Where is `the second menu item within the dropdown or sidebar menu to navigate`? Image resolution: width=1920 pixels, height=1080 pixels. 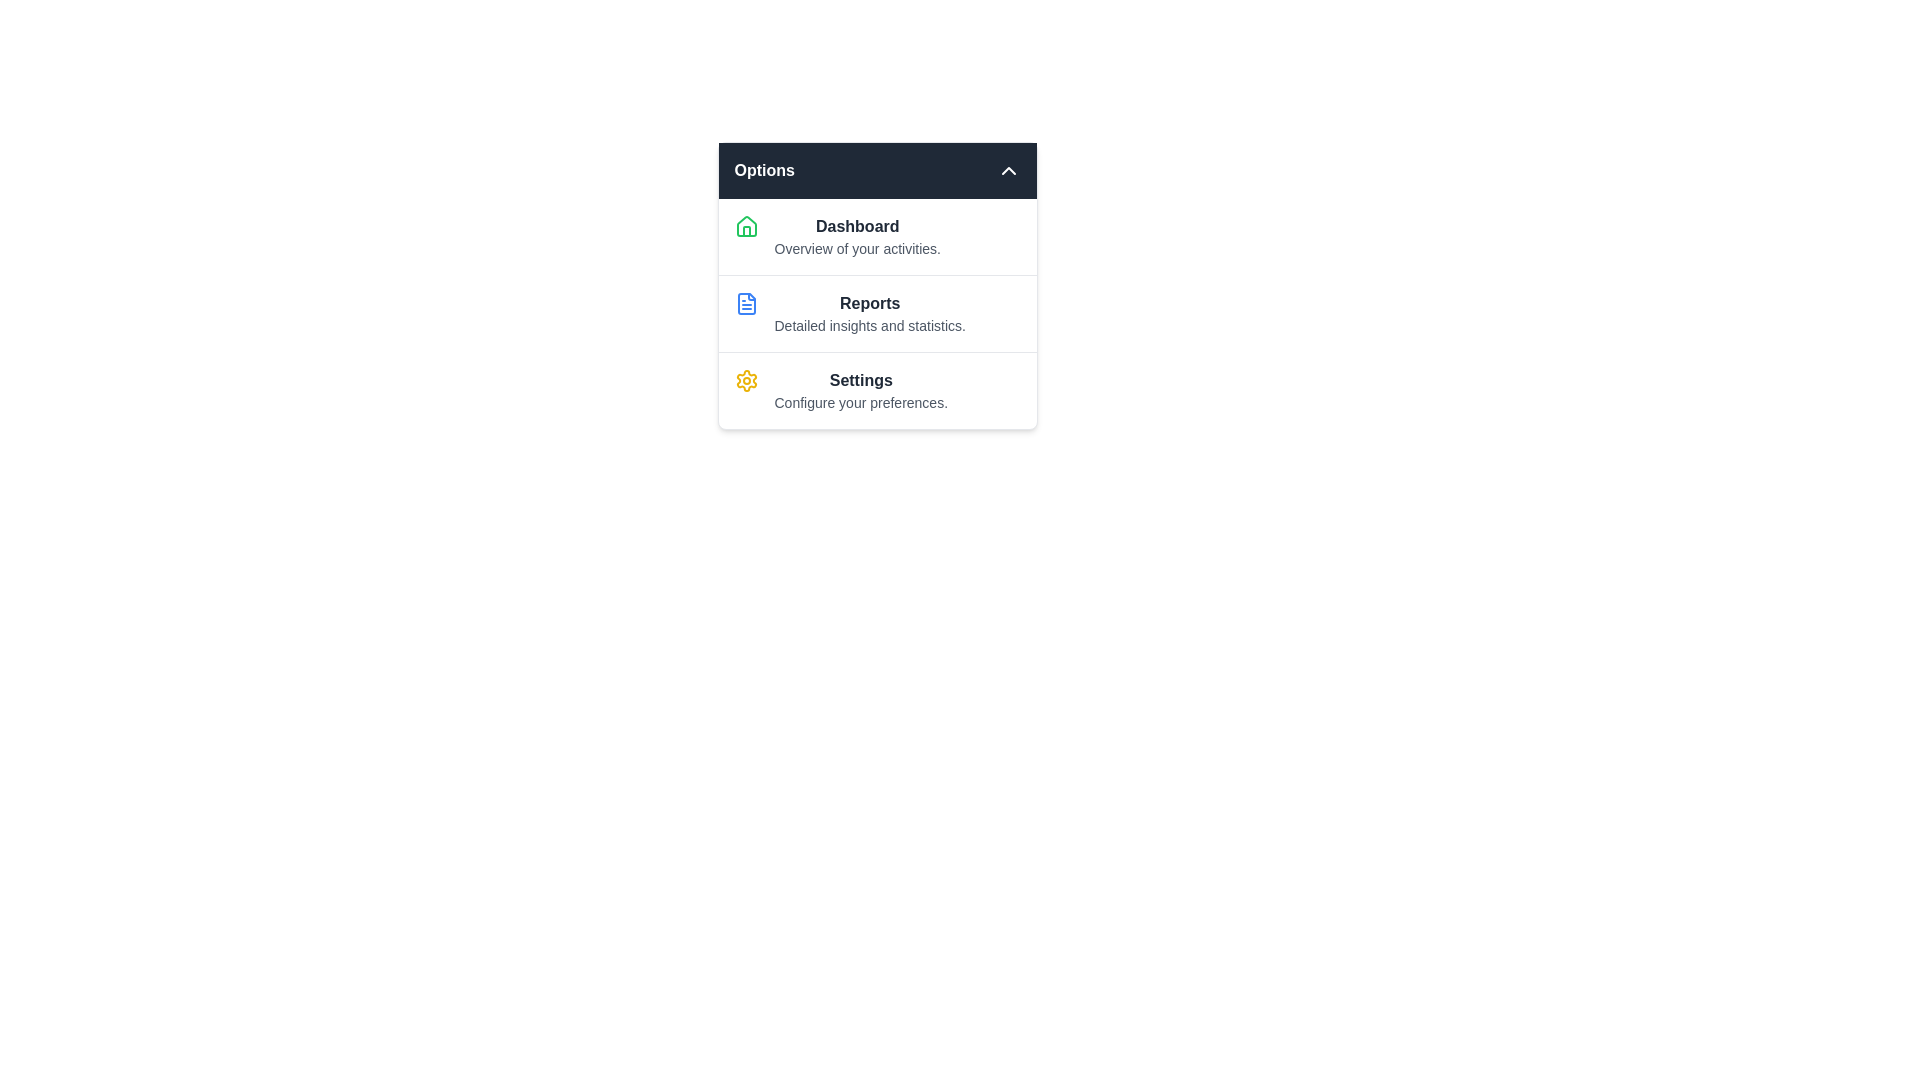
the second menu item within the dropdown or sidebar menu to navigate is located at coordinates (877, 313).